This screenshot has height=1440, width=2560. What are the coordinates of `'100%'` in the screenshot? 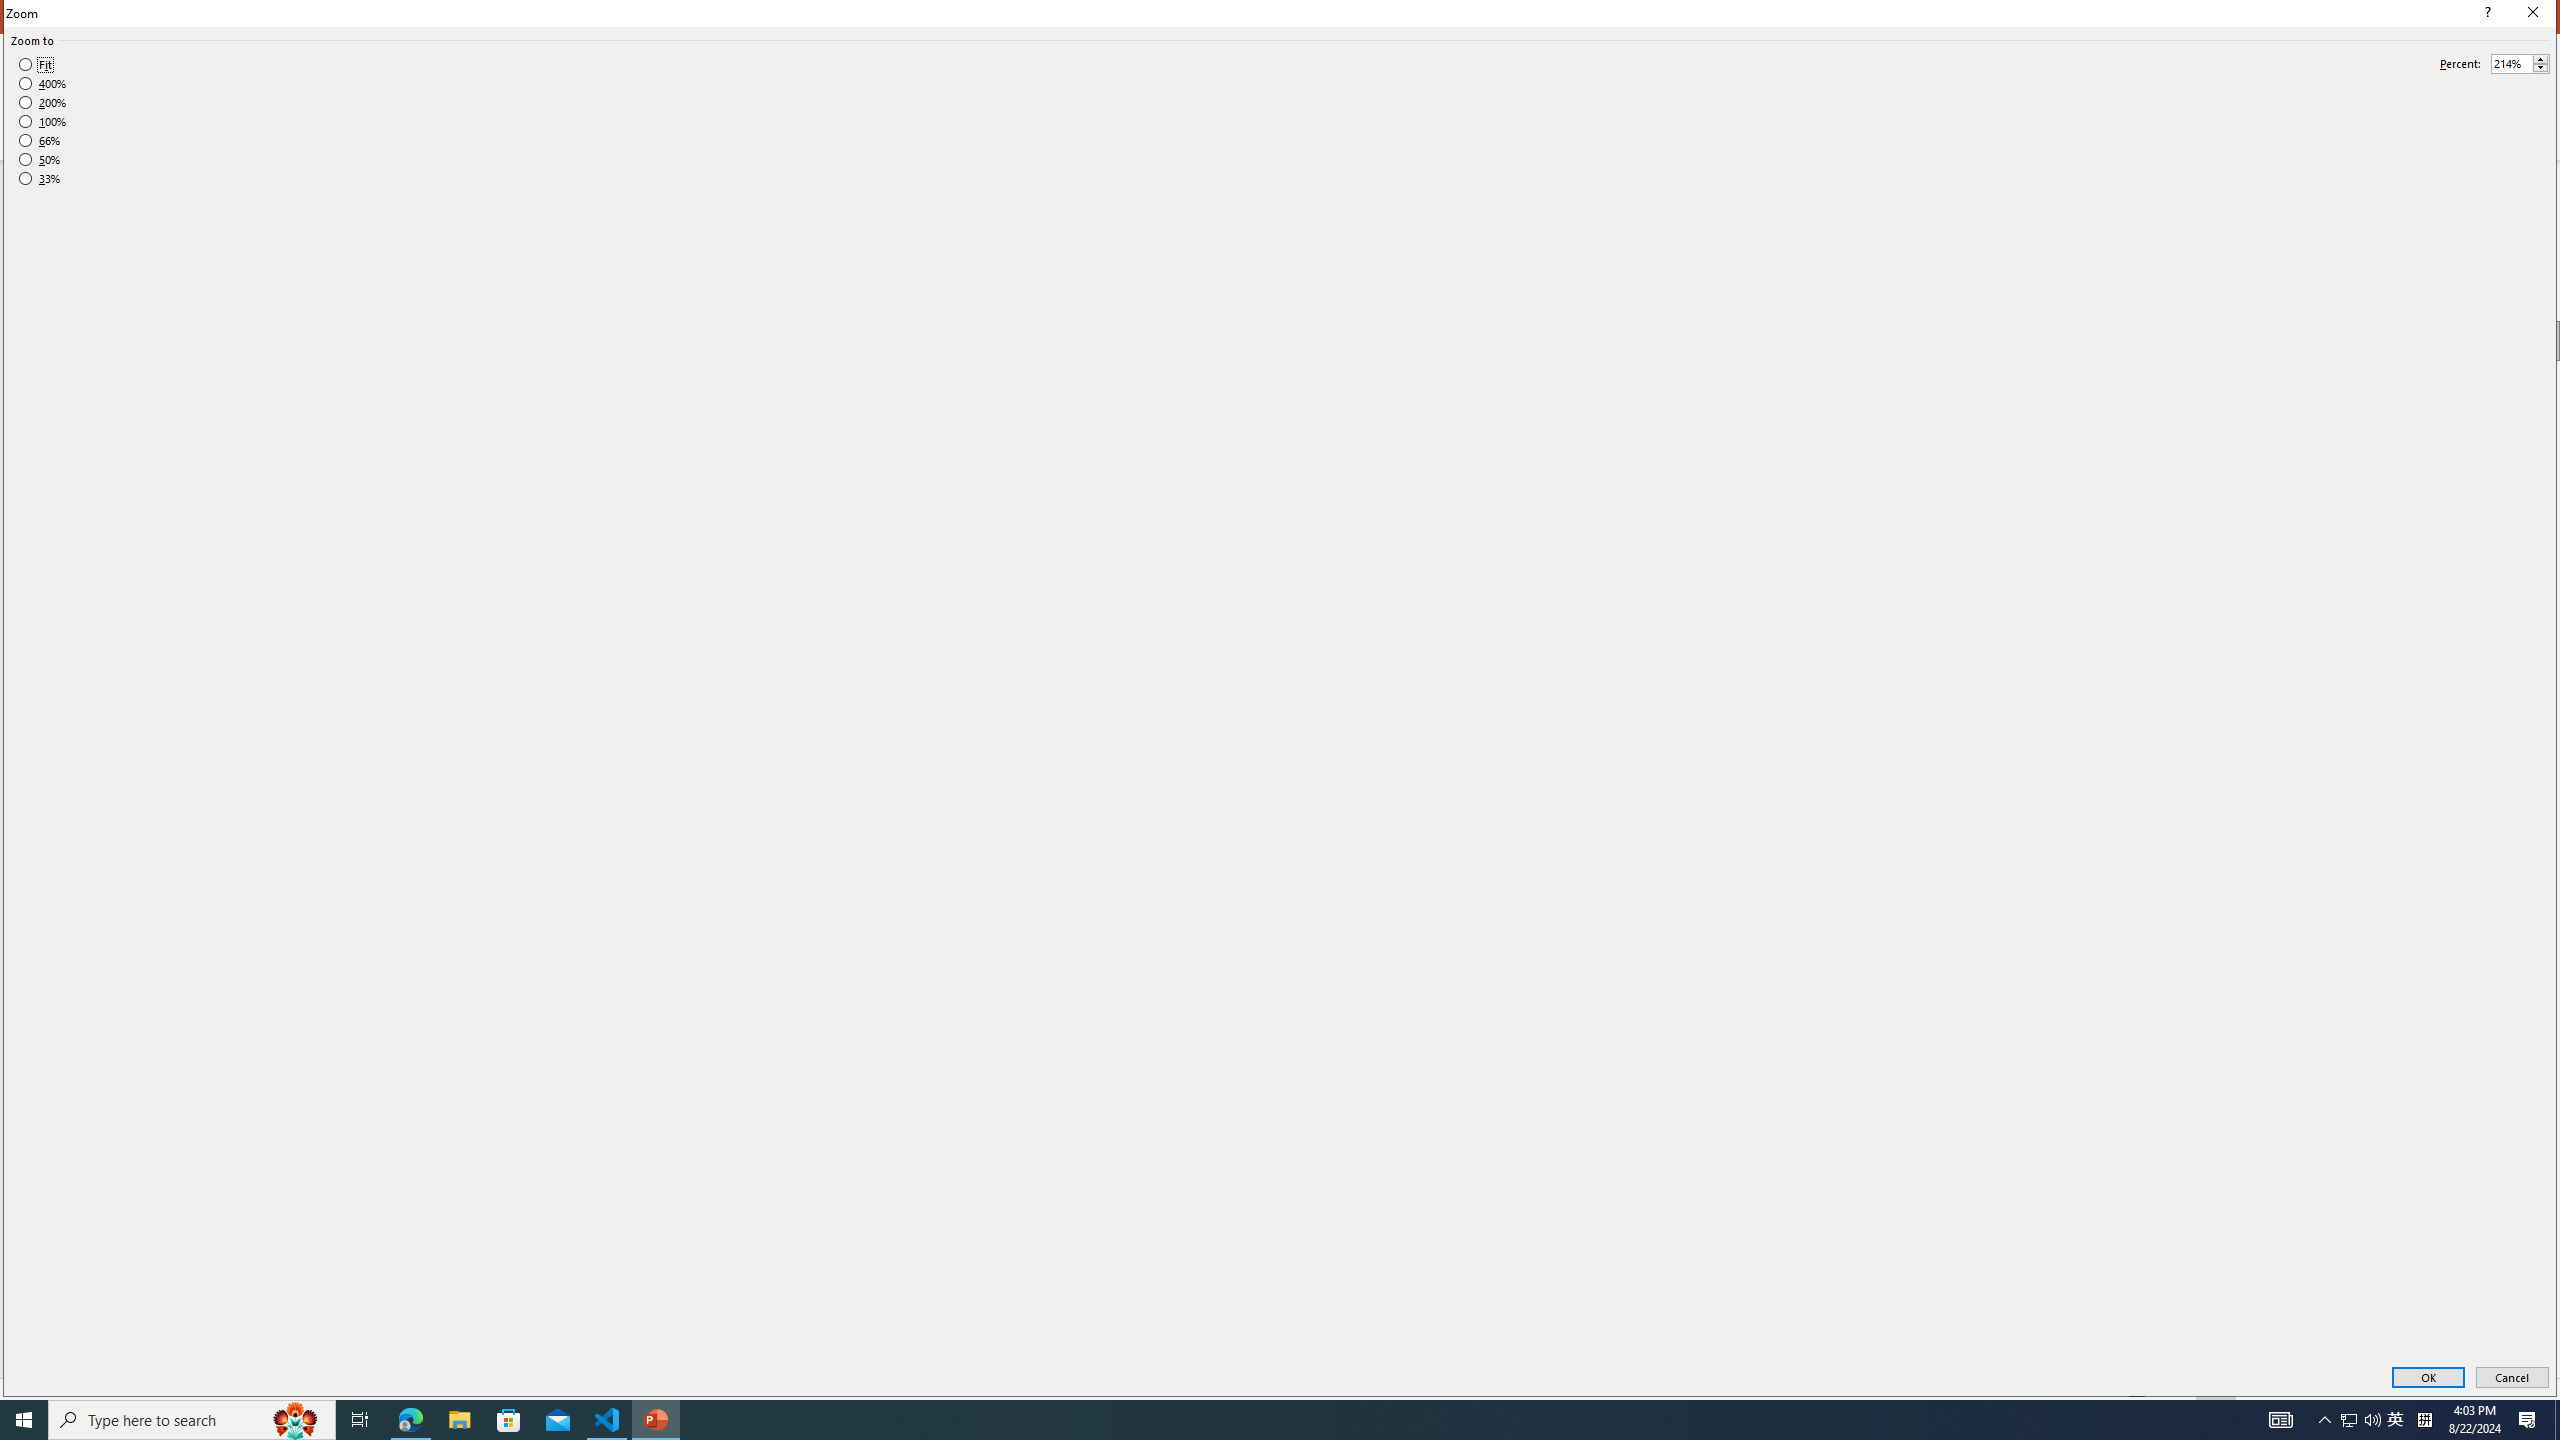 It's located at (42, 120).